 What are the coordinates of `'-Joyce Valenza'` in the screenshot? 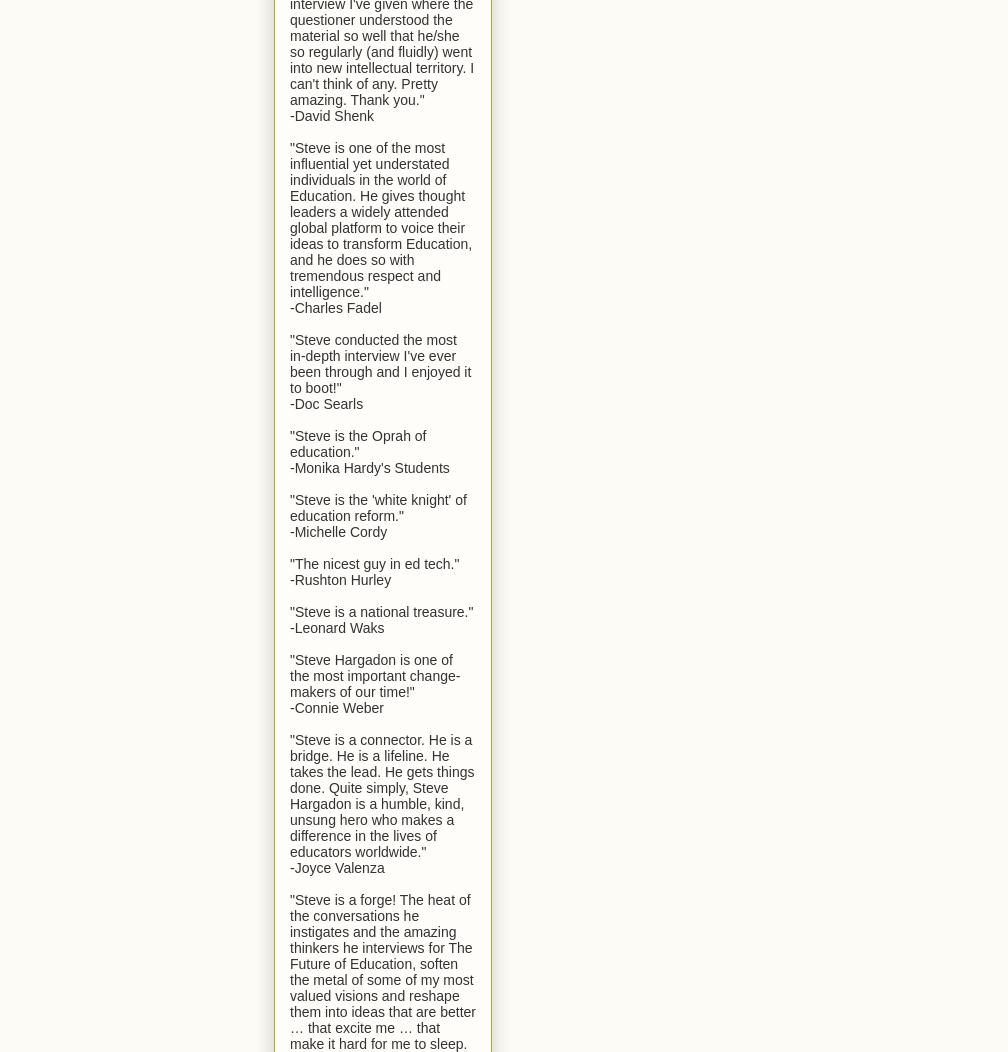 It's located at (336, 865).